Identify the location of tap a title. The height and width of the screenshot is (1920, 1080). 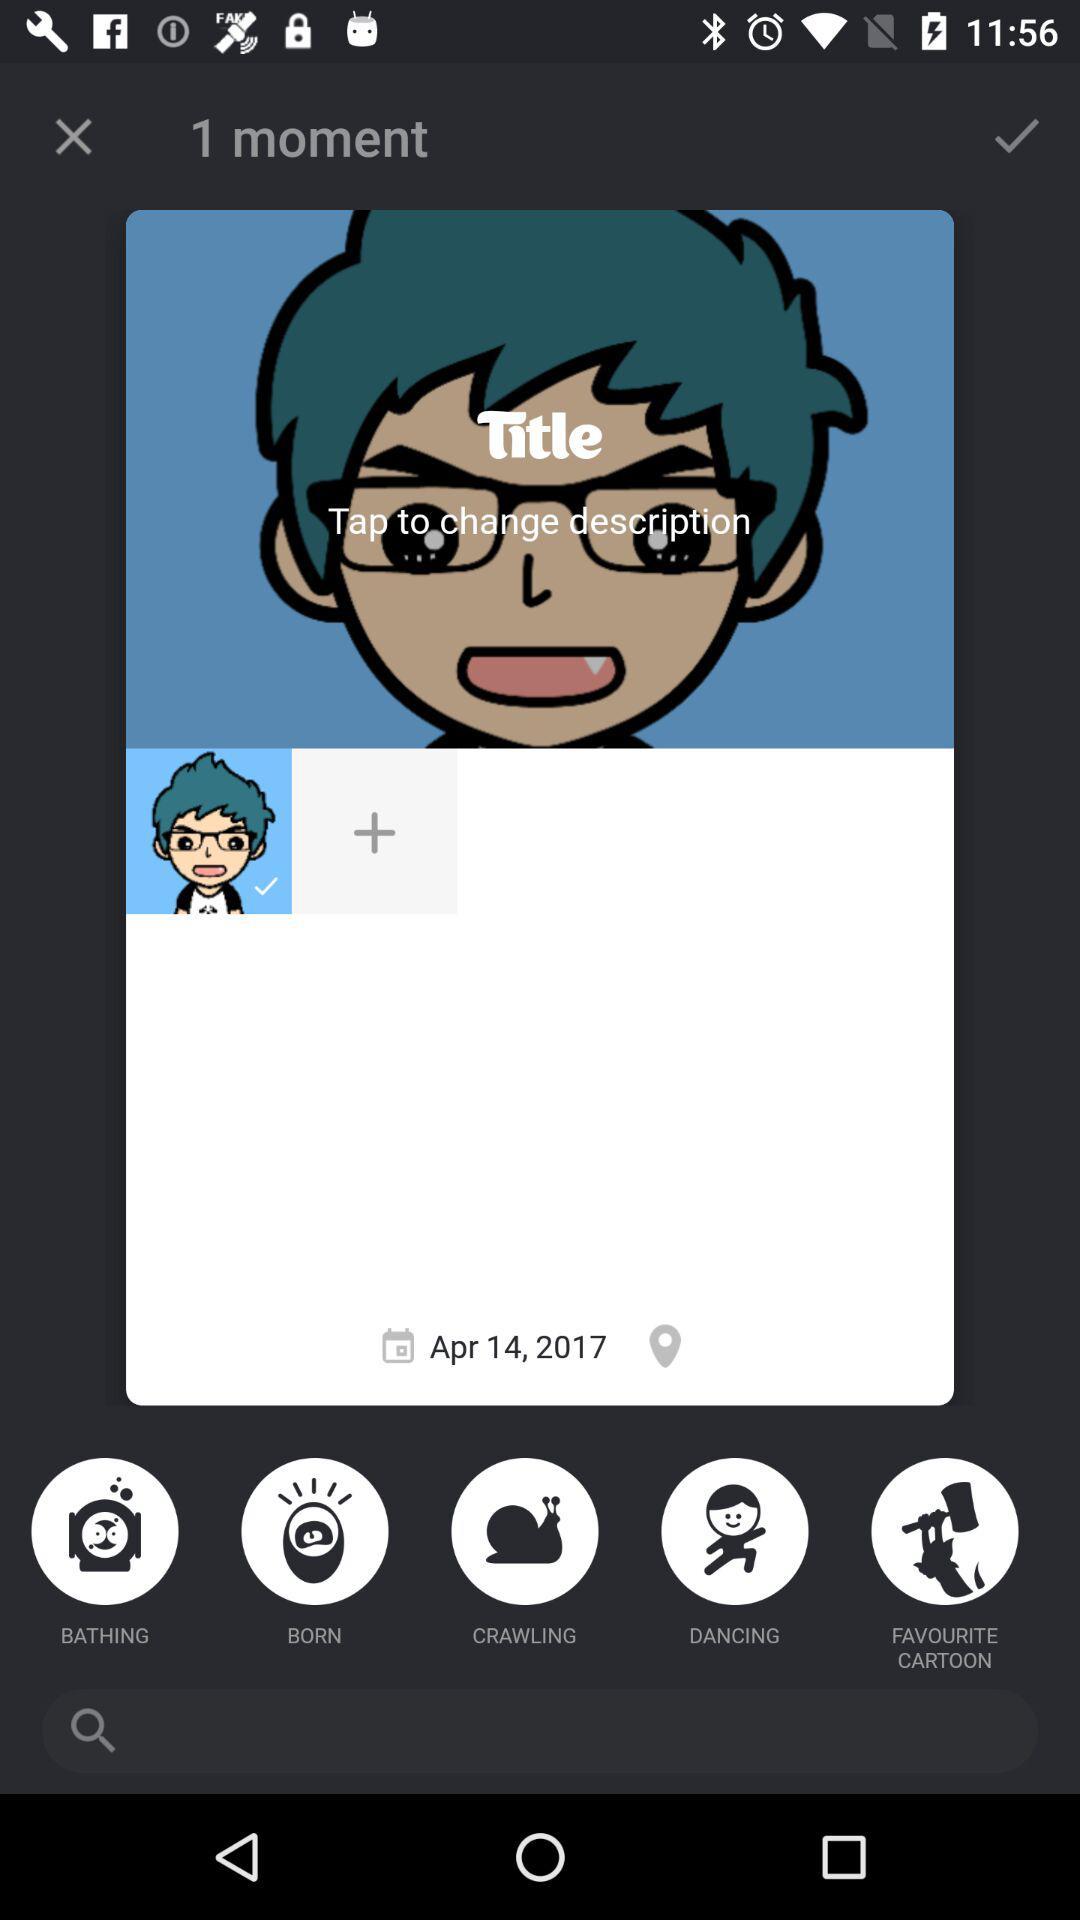
(538, 519).